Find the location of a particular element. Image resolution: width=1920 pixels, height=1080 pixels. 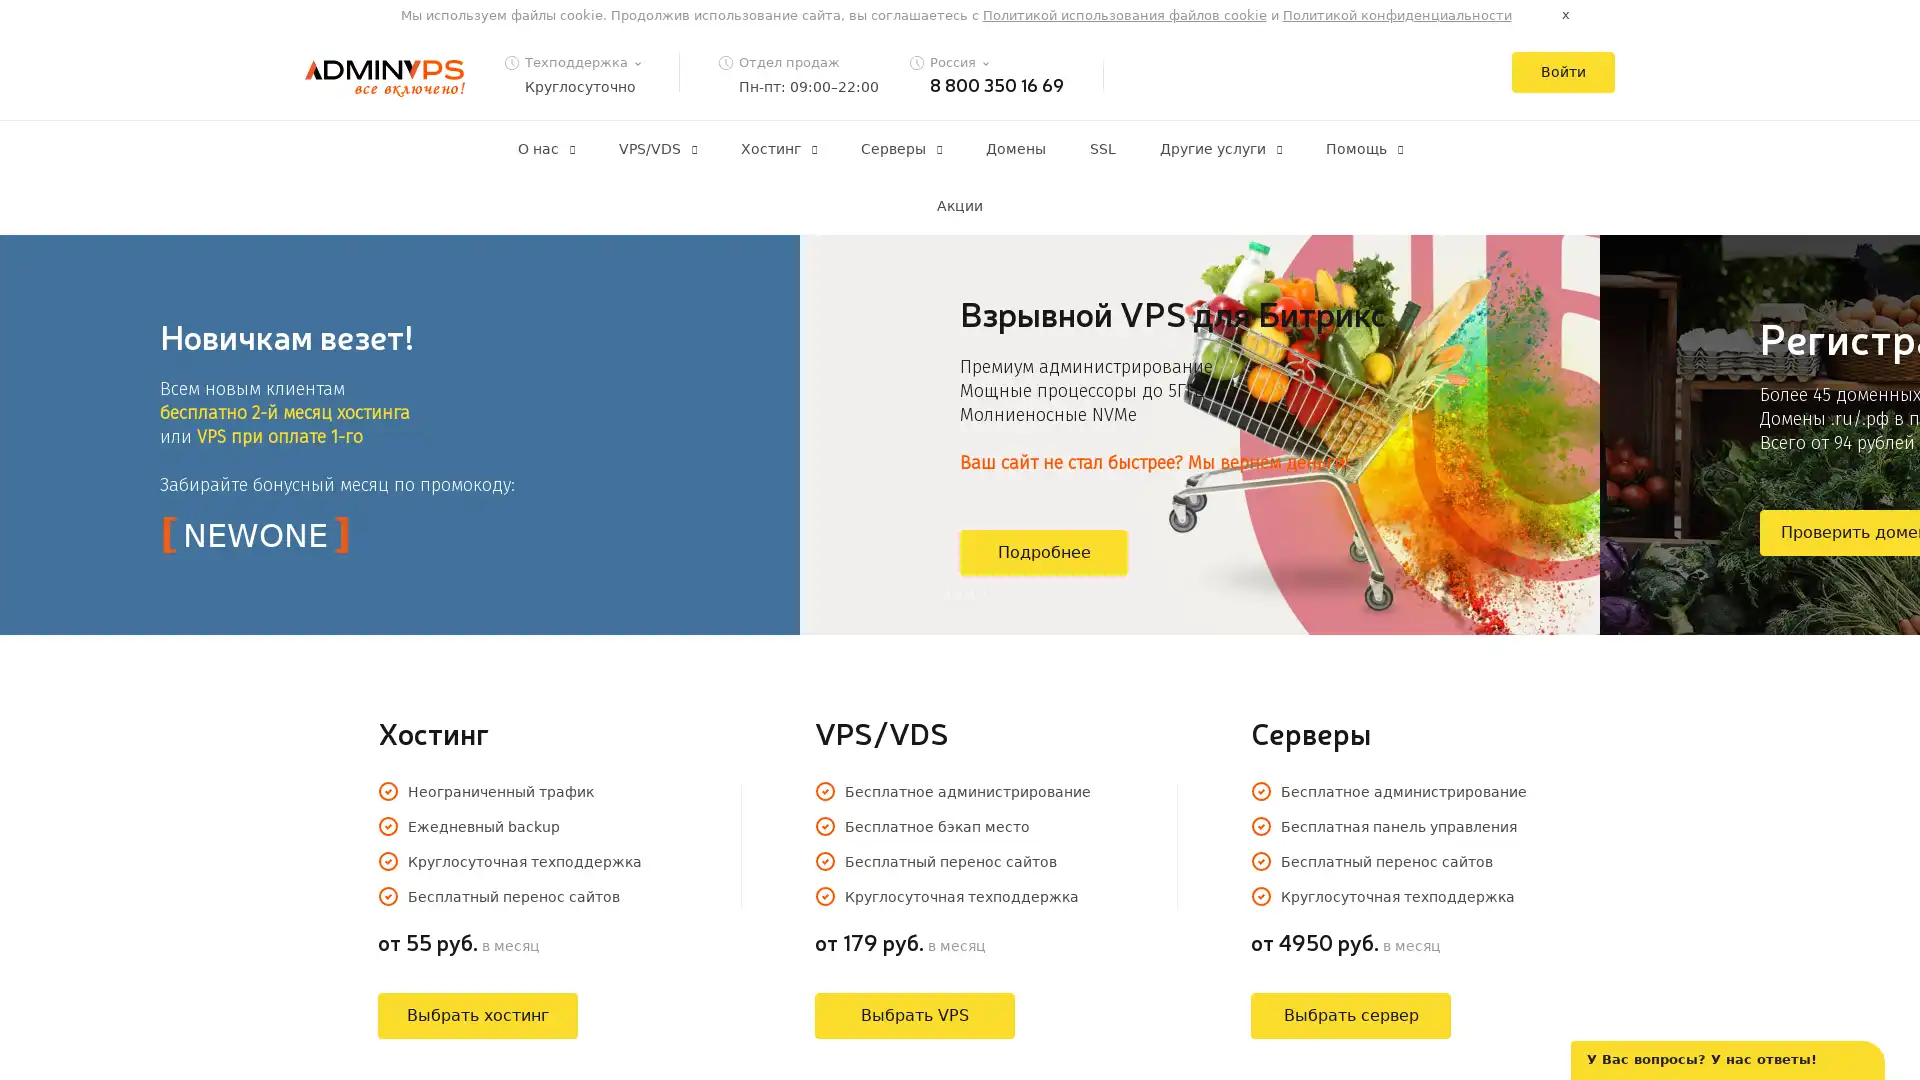

4 is located at coordinates (972, 593).